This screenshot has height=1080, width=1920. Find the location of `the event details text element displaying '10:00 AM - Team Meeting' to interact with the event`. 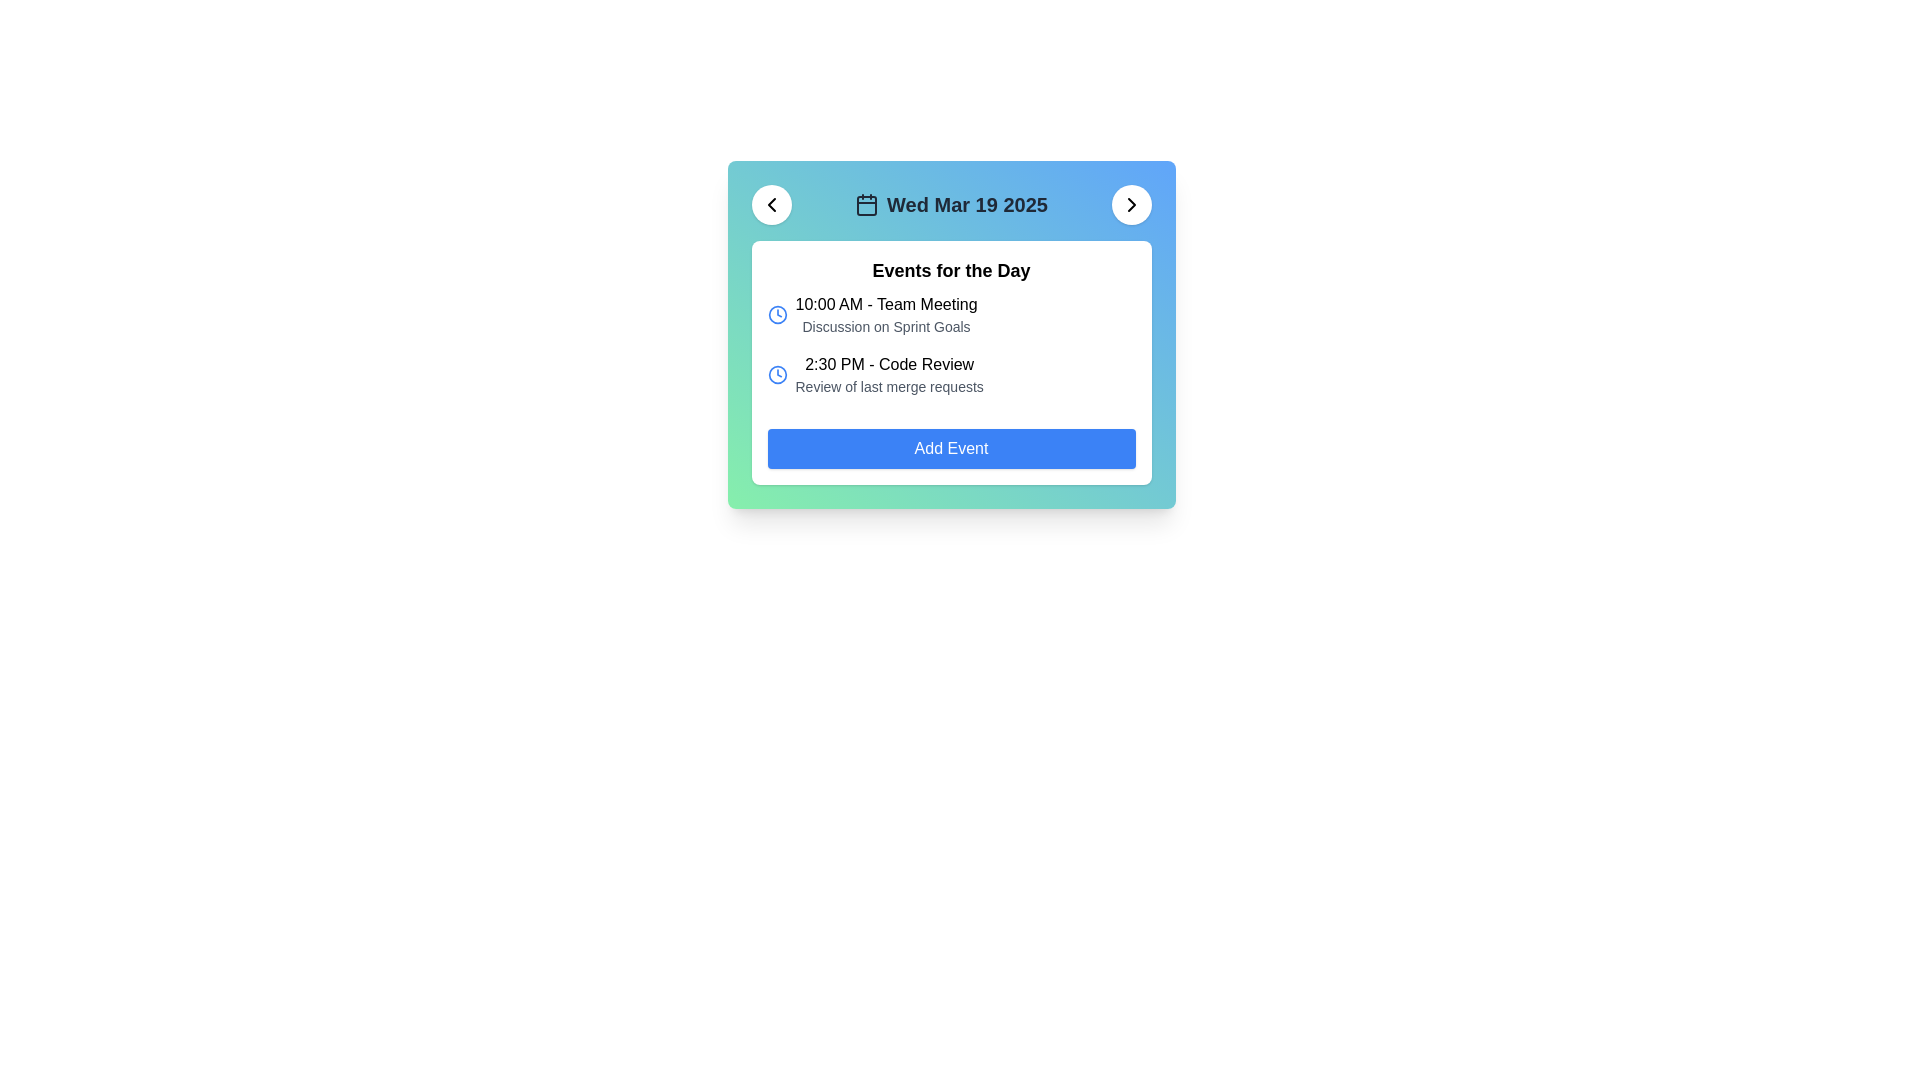

the event details text element displaying '10:00 AM - Team Meeting' to interact with the event is located at coordinates (885, 315).